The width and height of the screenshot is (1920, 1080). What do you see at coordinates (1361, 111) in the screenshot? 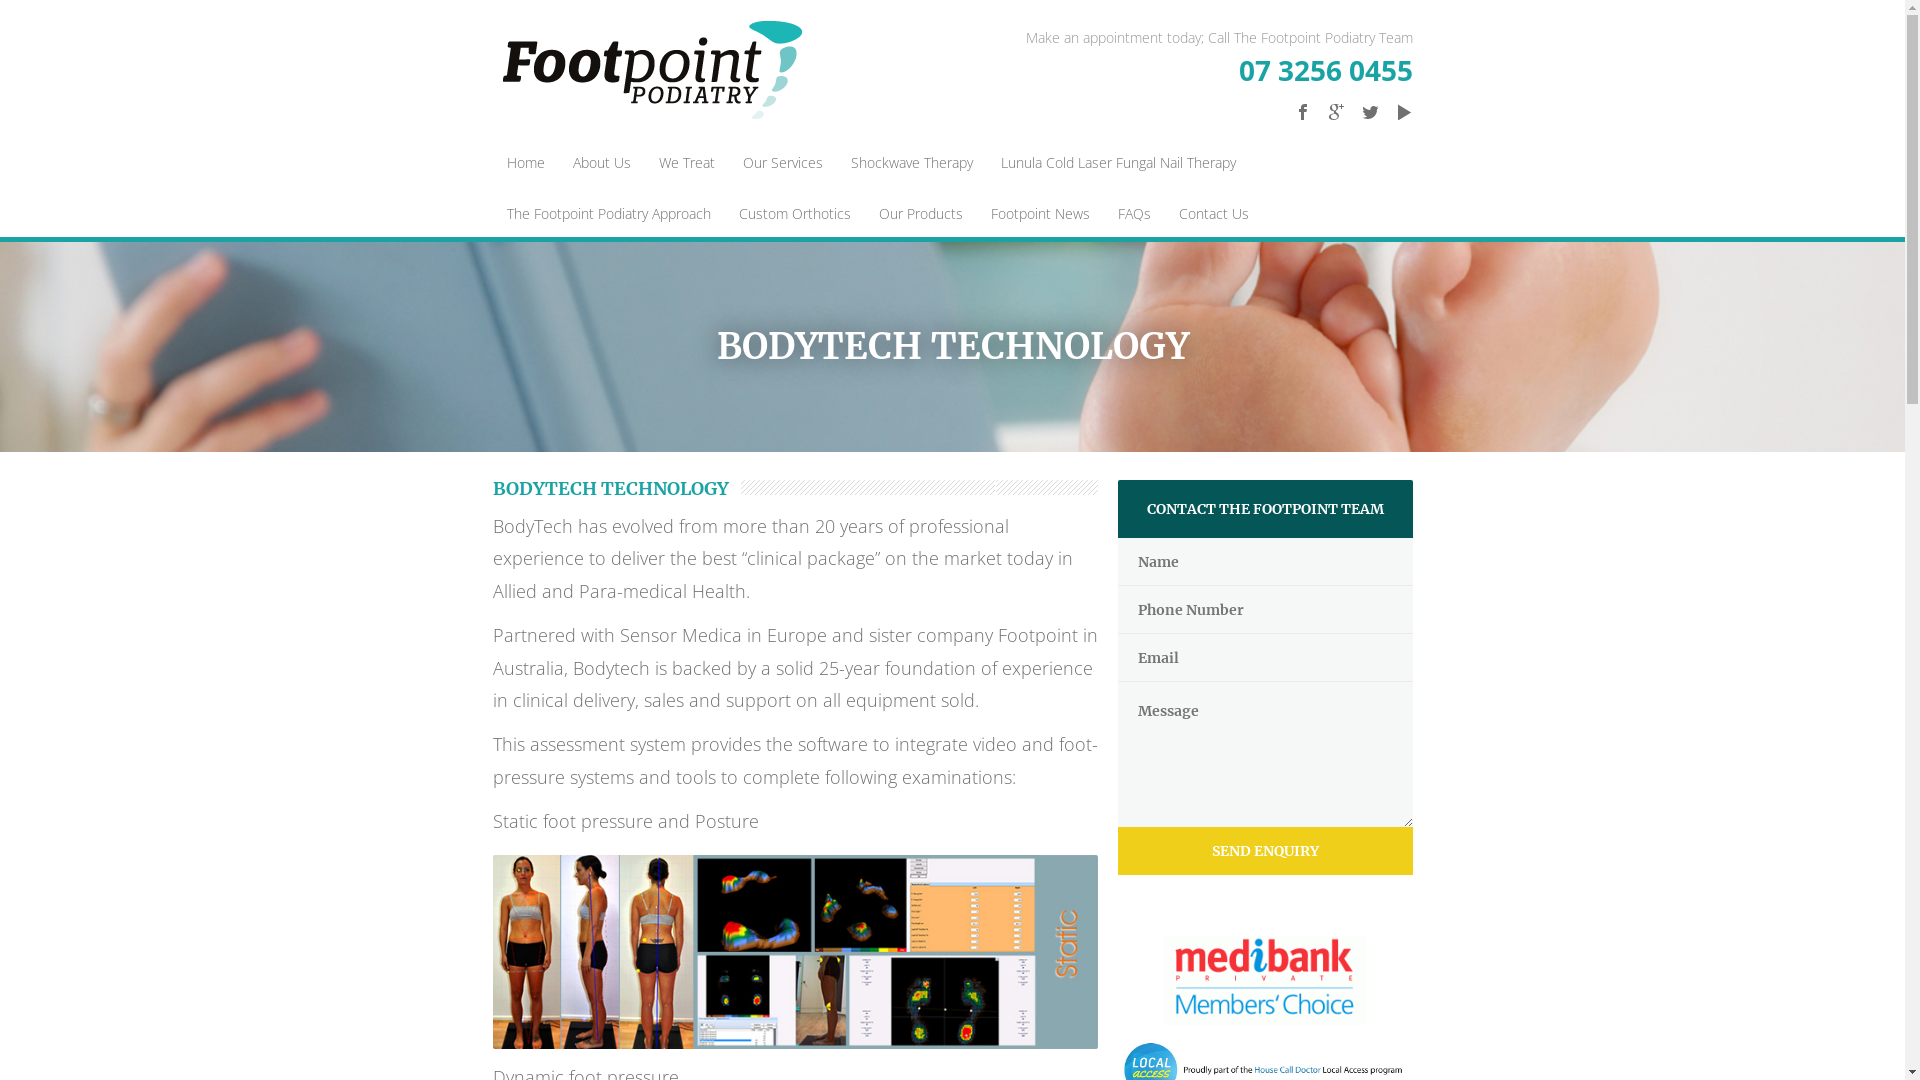
I see `'Twitter'` at bounding box center [1361, 111].